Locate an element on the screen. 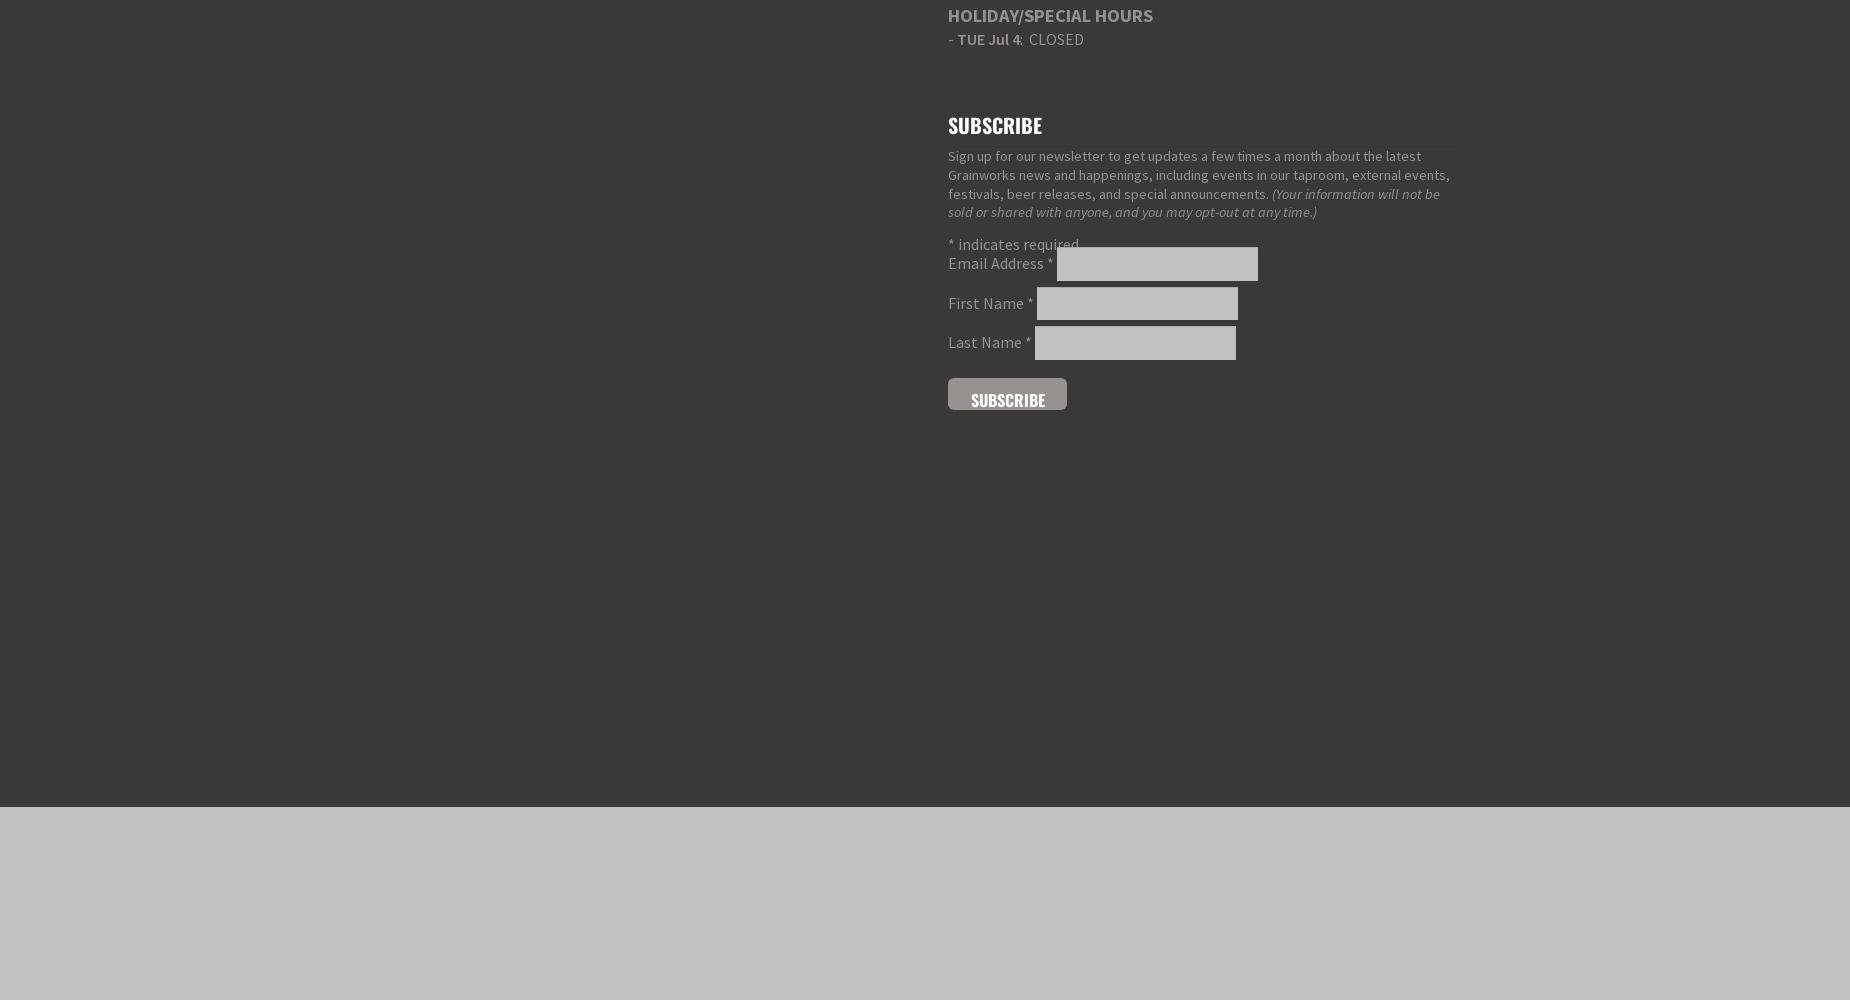 The width and height of the screenshot is (1850, 1000). '-' is located at coordinates (951, 39).